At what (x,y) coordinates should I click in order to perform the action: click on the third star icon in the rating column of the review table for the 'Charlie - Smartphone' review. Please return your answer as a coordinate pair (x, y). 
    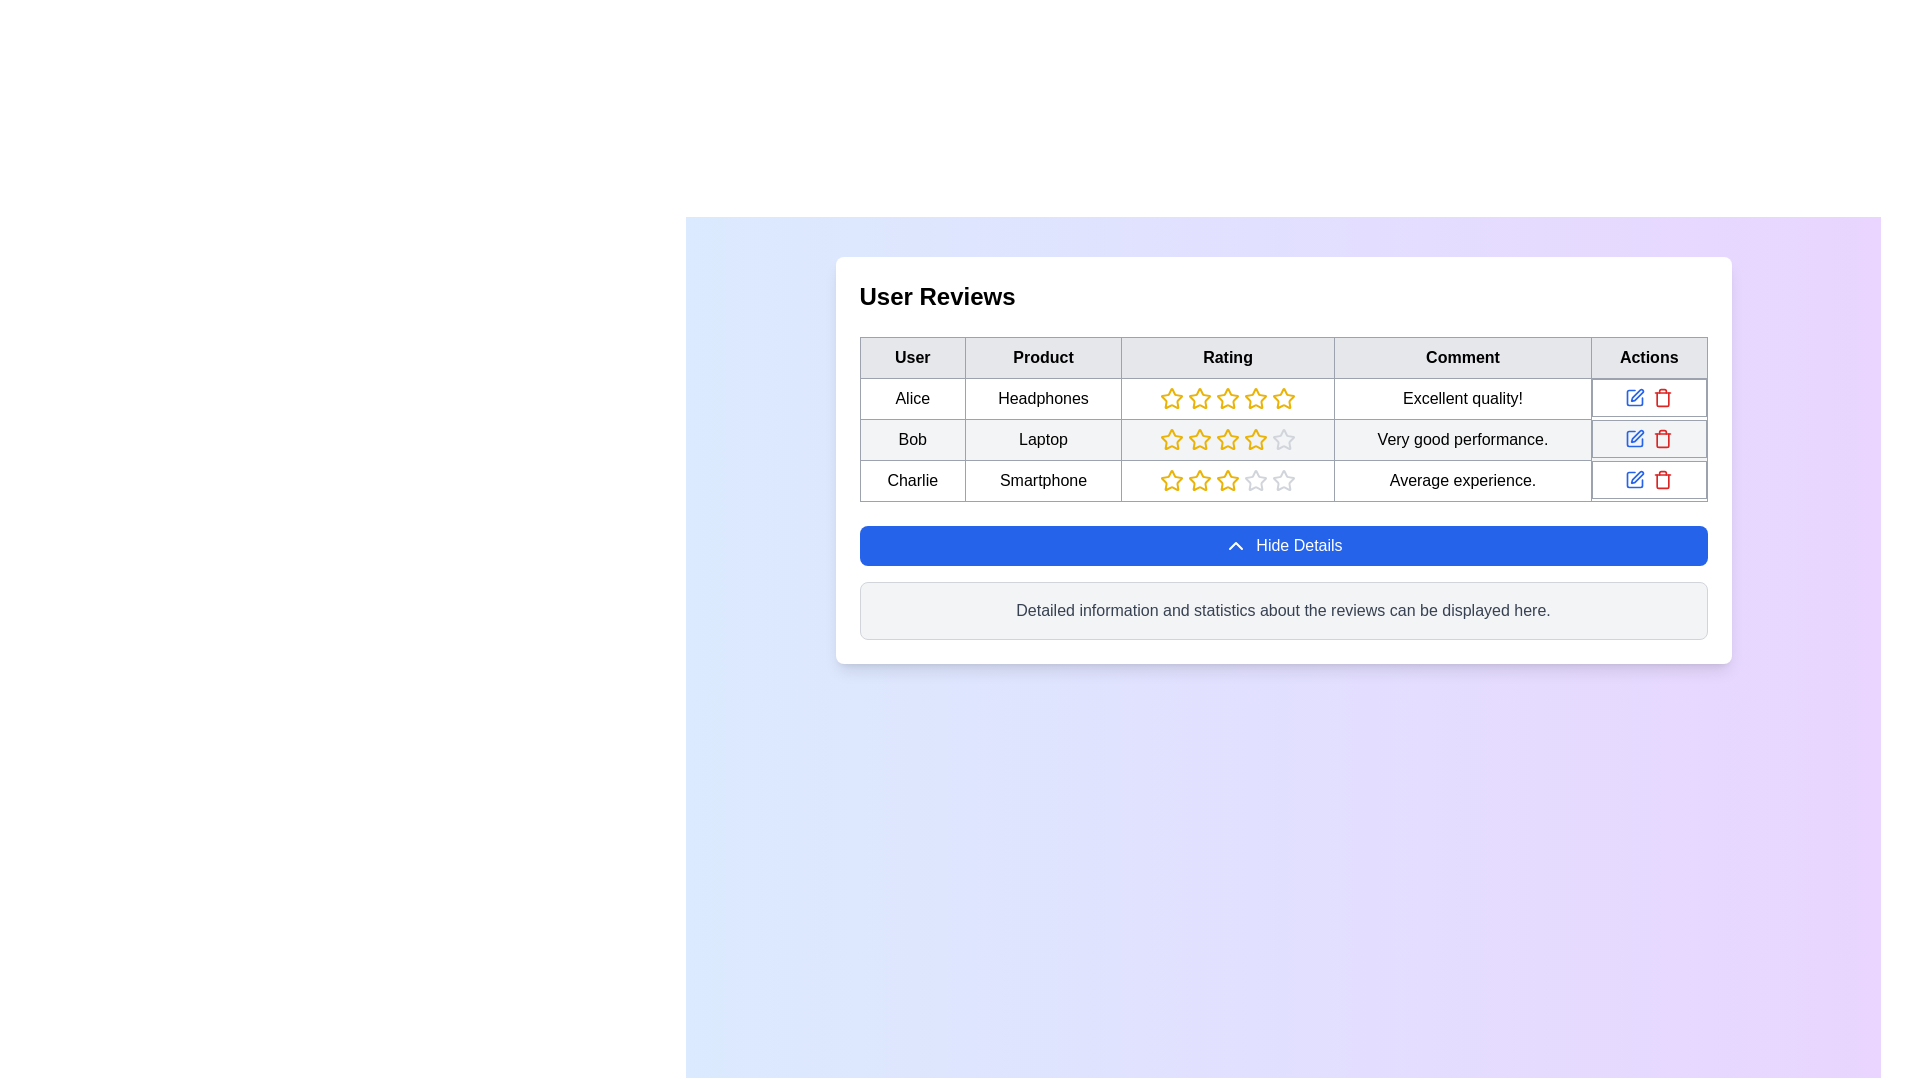
    Looking at the image, I should click on (1255, 480).